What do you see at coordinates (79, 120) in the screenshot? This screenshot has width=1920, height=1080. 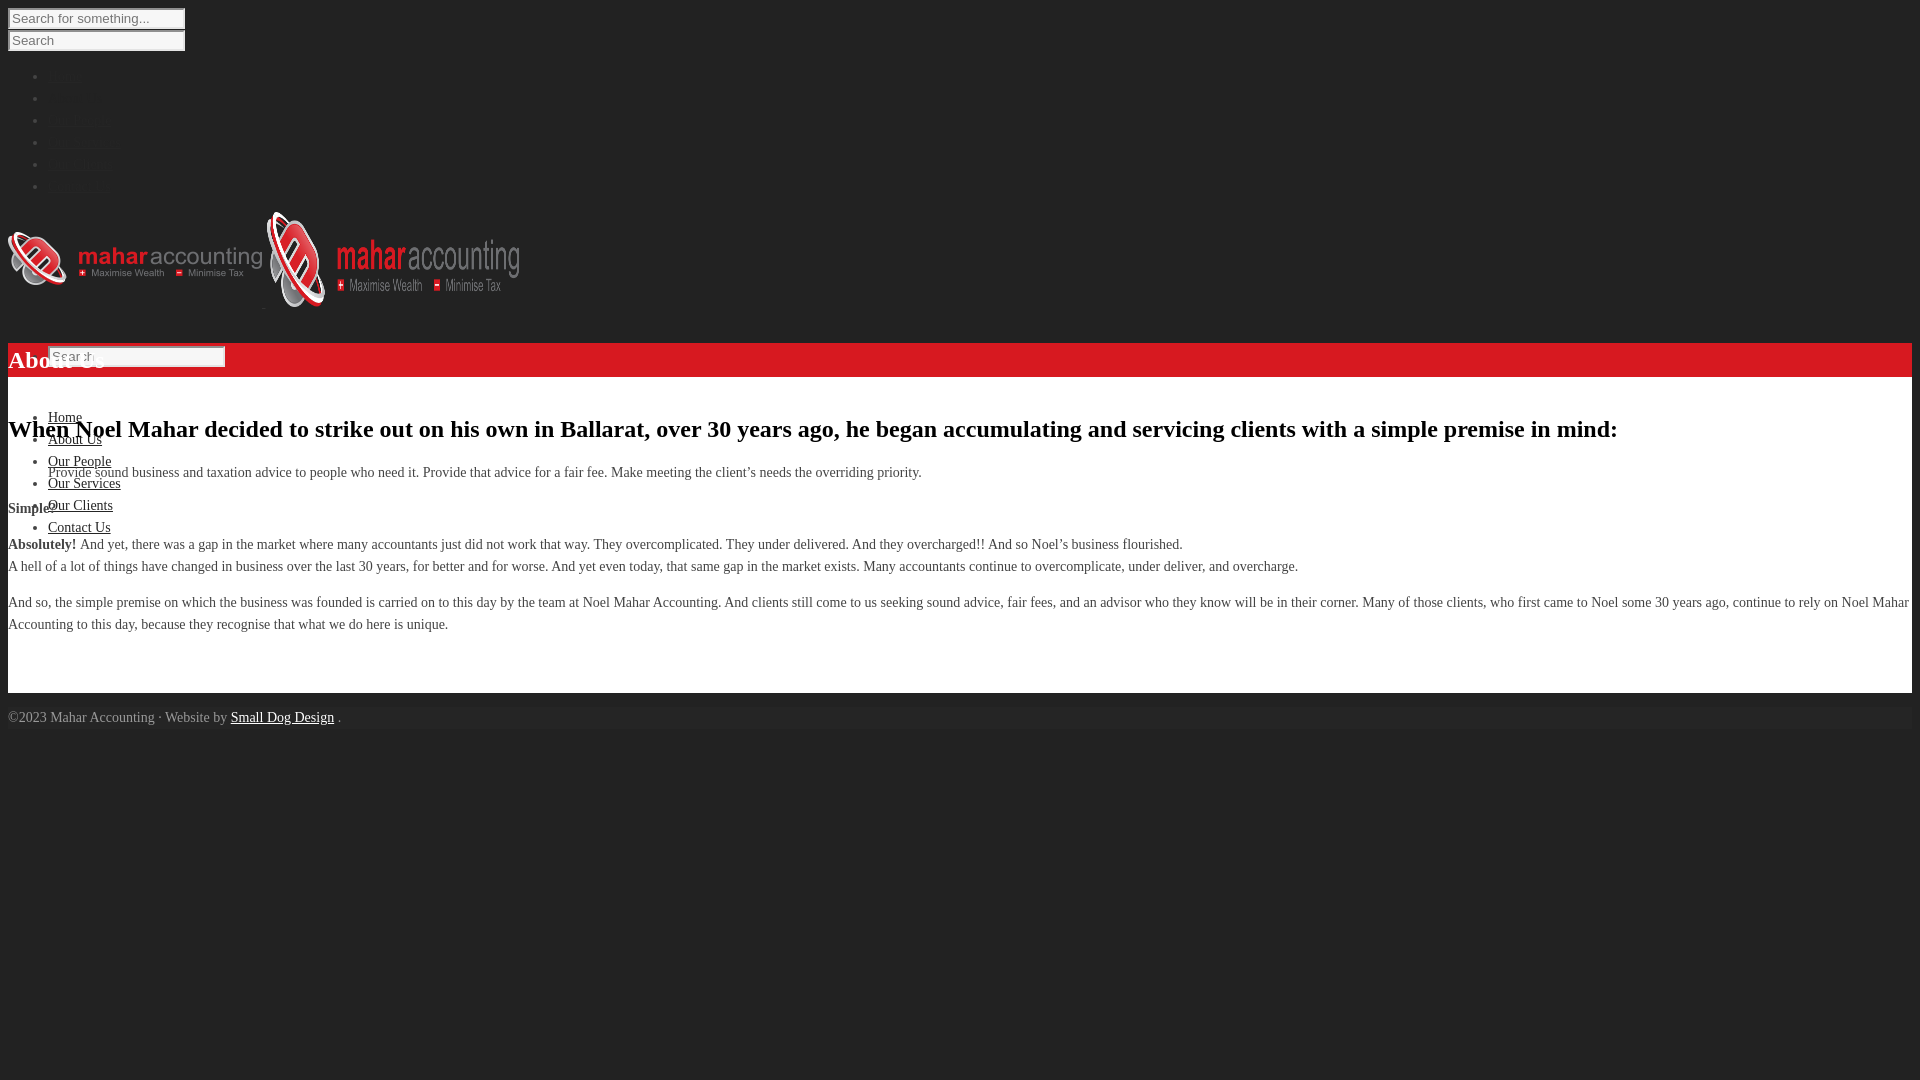 I see `'Our People'` at bounding box center [79, 120].